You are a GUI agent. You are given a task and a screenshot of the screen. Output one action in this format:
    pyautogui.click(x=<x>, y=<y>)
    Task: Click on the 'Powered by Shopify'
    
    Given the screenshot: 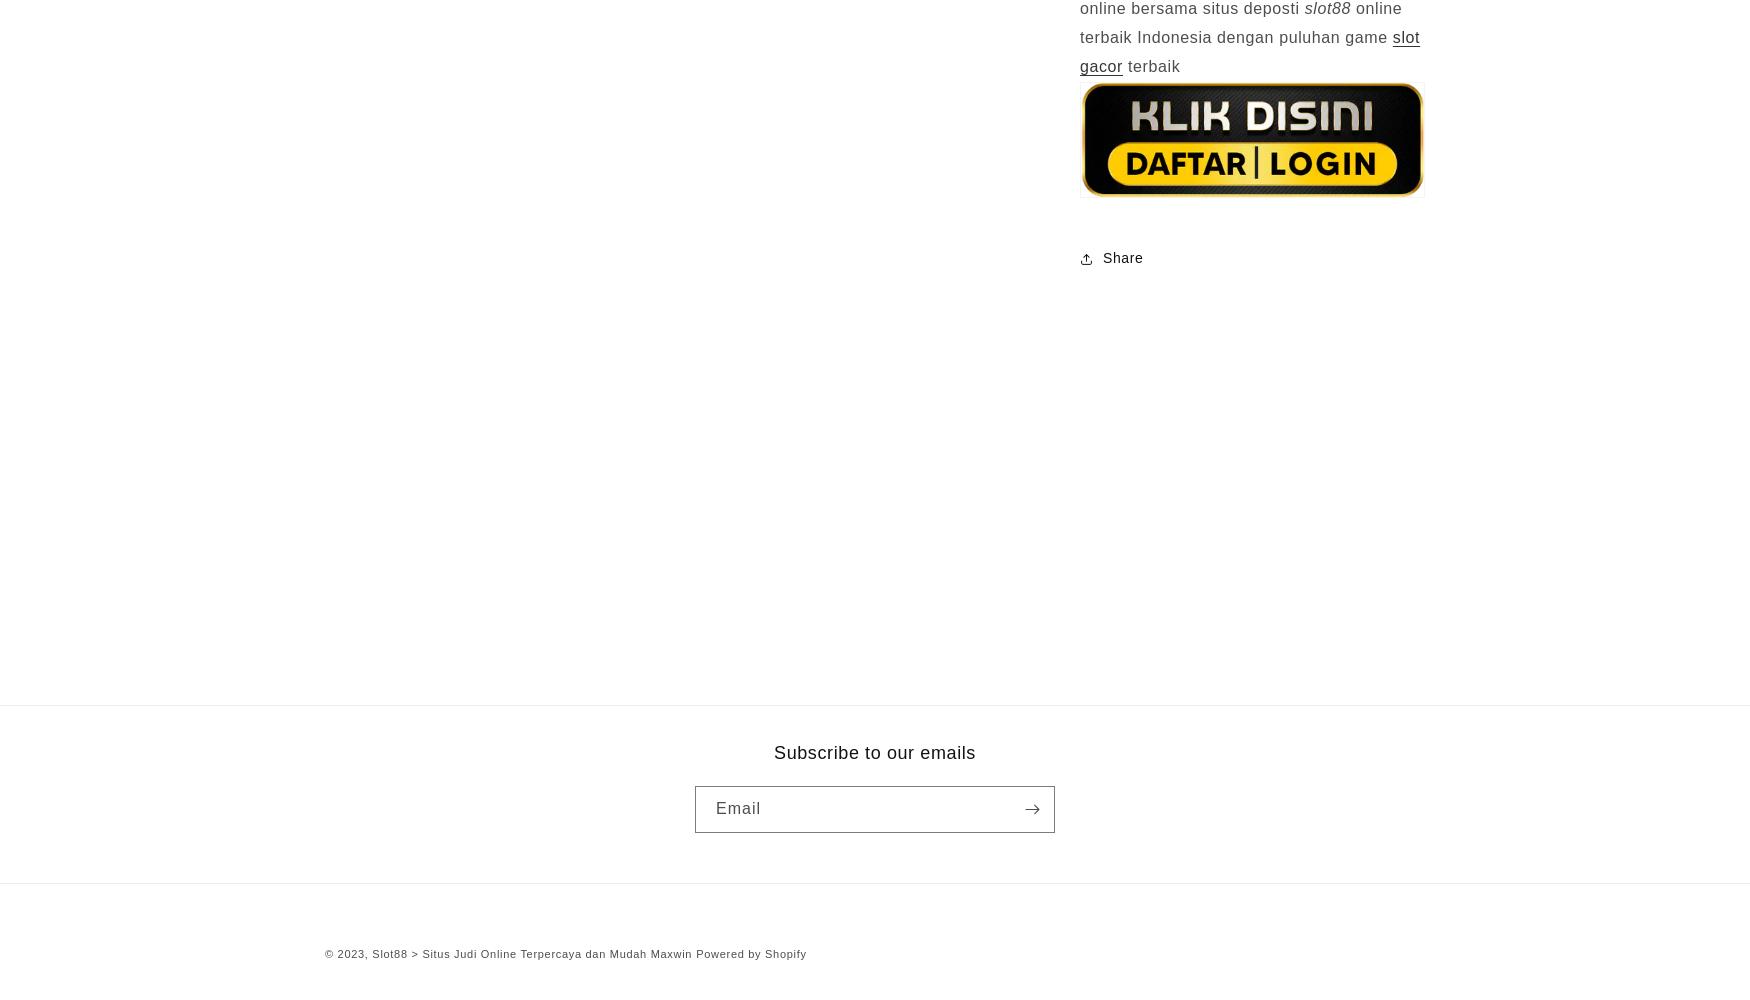 What is the action you would take?
    pyautogui.click(x=750, y=952)
    